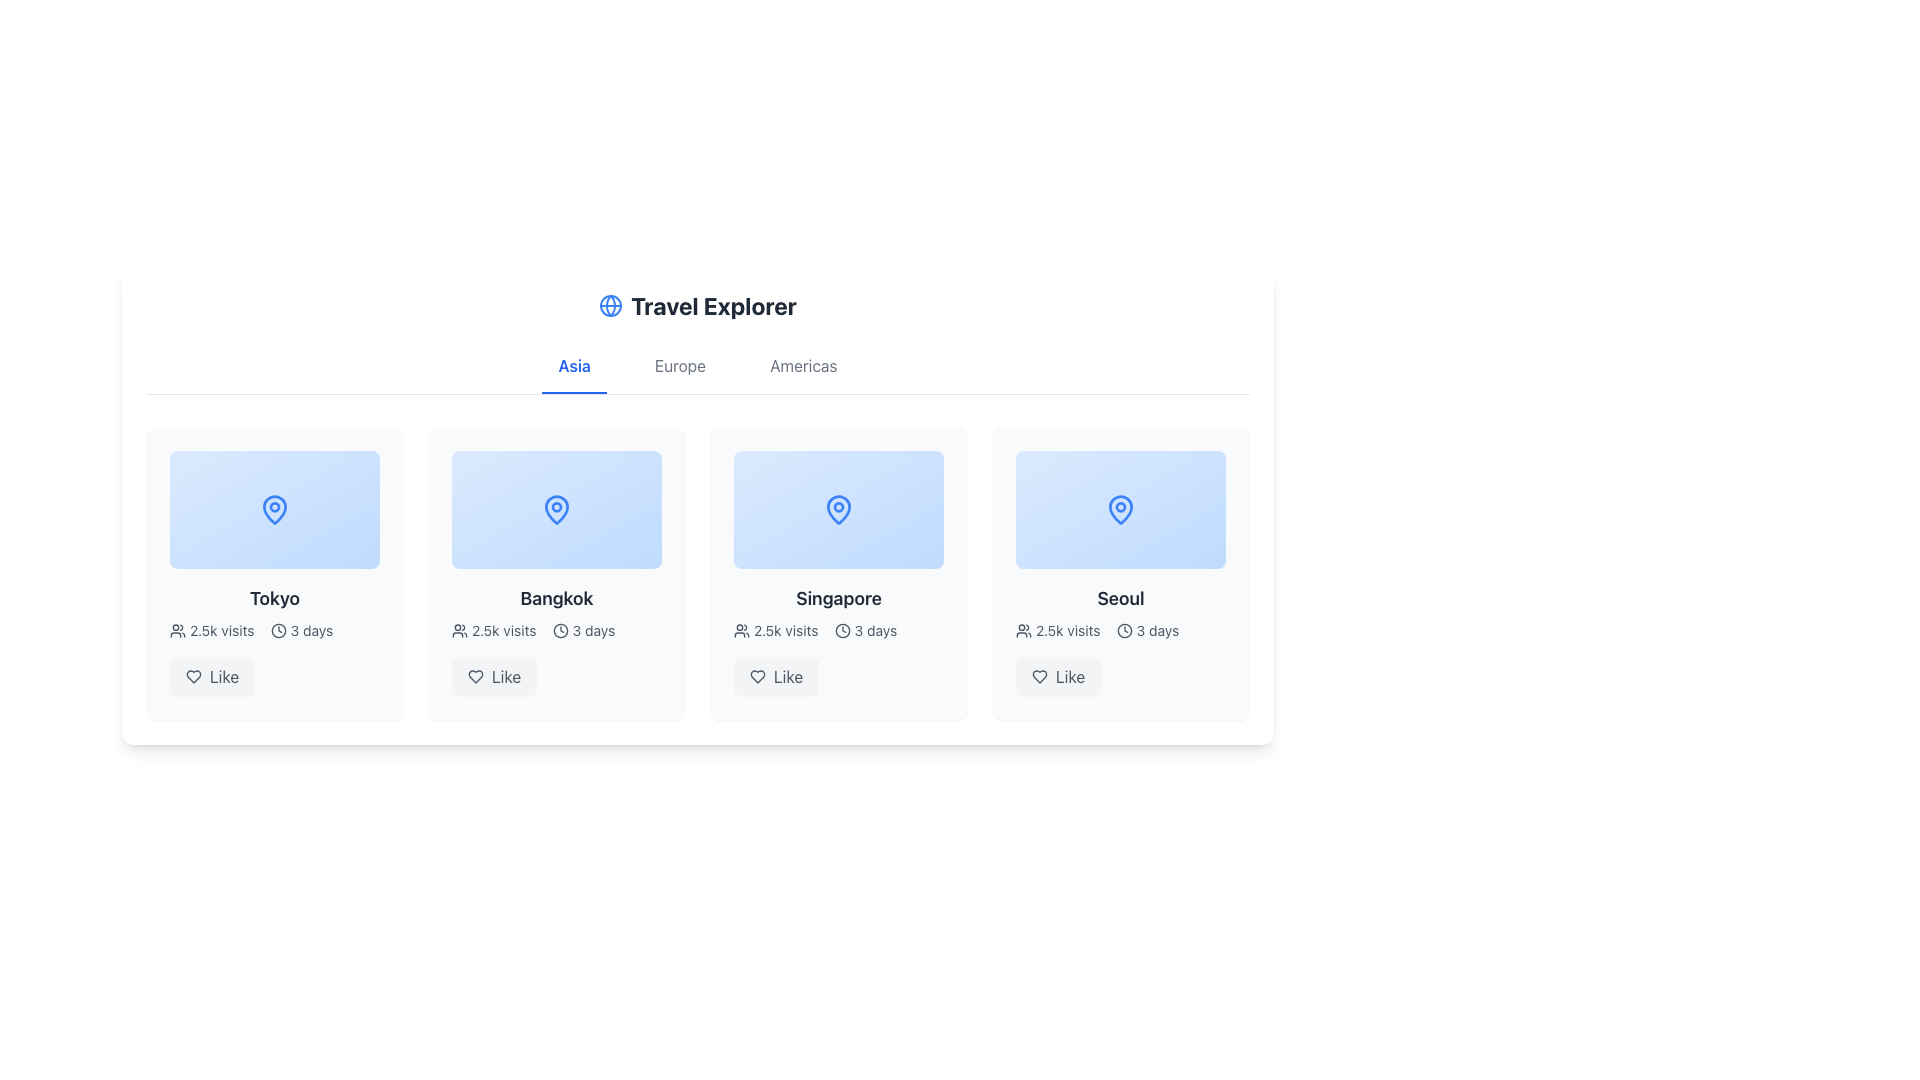 The height and width of the screenshot is (1080, 1920). Describe the element at coordinates (1121, 597) in the screenshot. I see `text label that represents the name of a travel destination, located in the fourth card from the left in the row of cards labeled 'Asia', positioned below the blue map pin icon and above the text '2.5k visits' and '3 days'` at that location.